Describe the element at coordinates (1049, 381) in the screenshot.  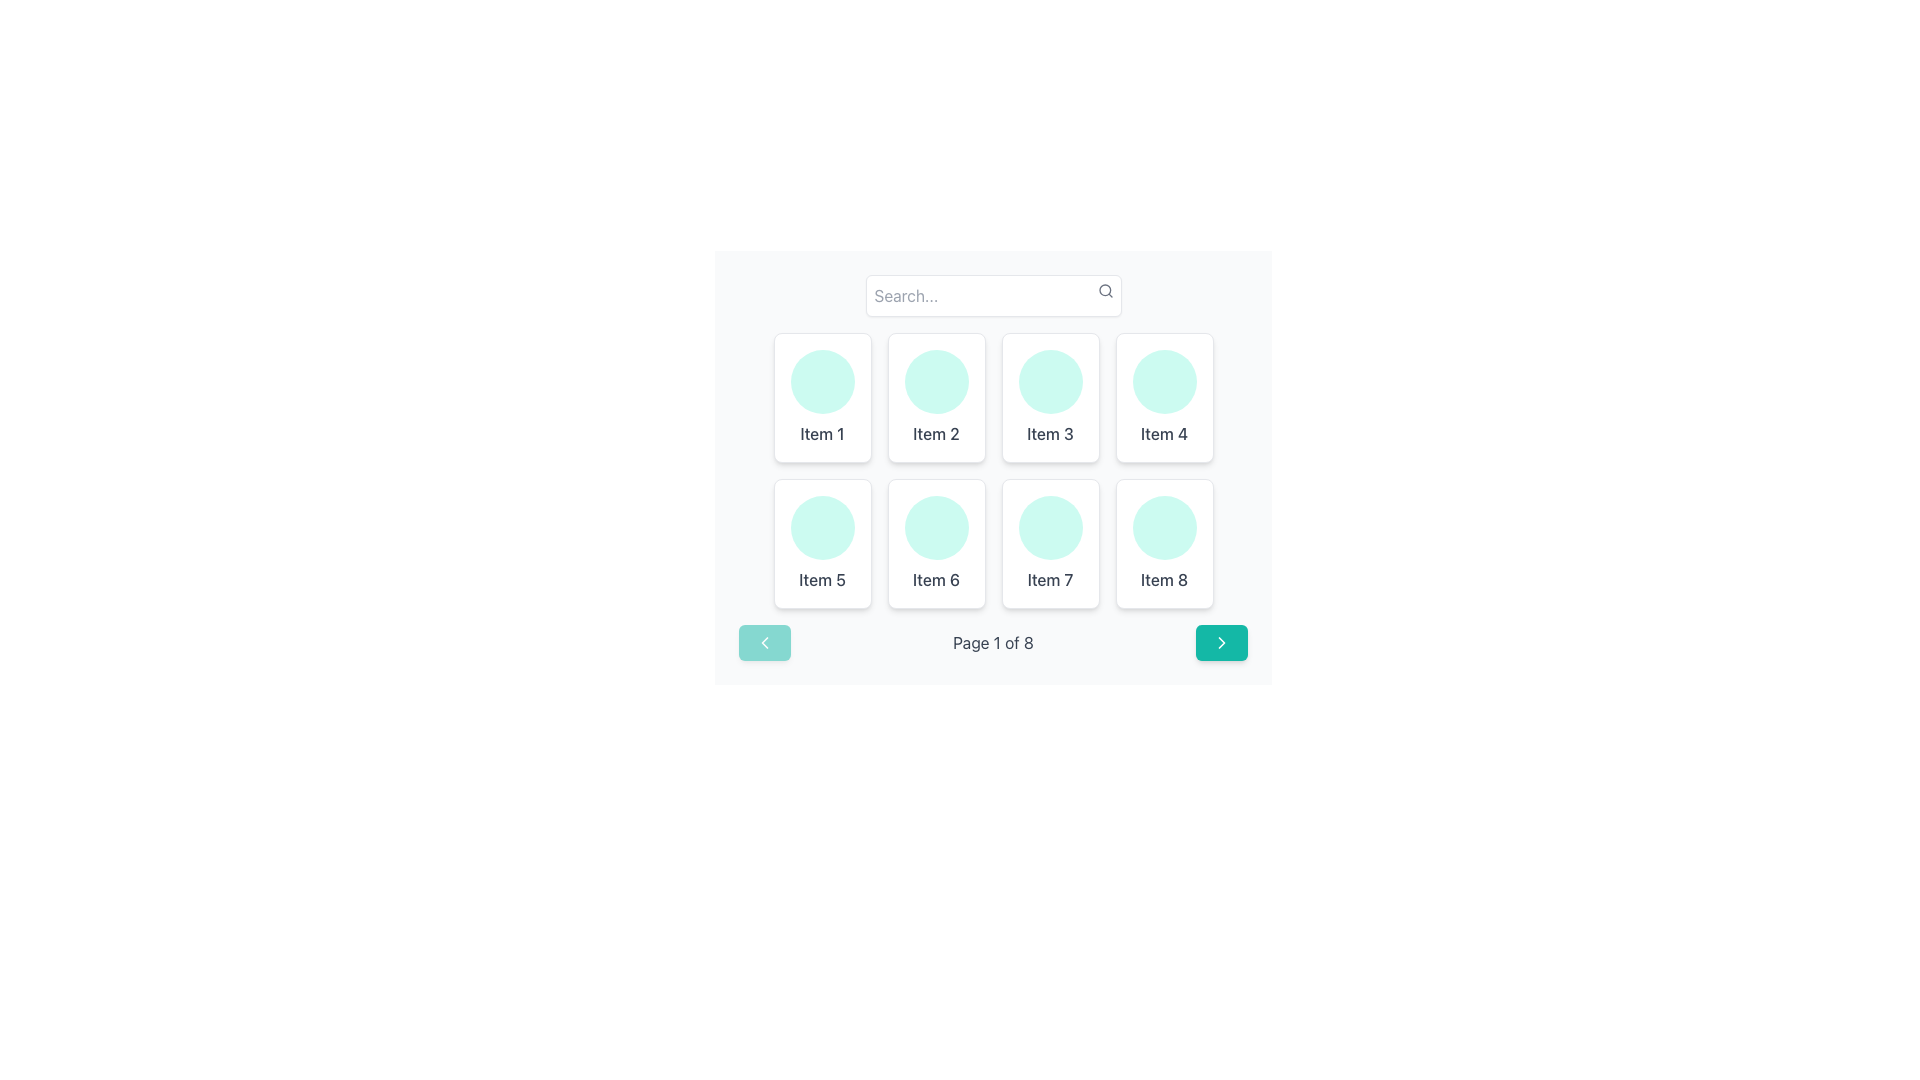
I see `the circular teal button located within the card labeled 'Item 3'` at that location.